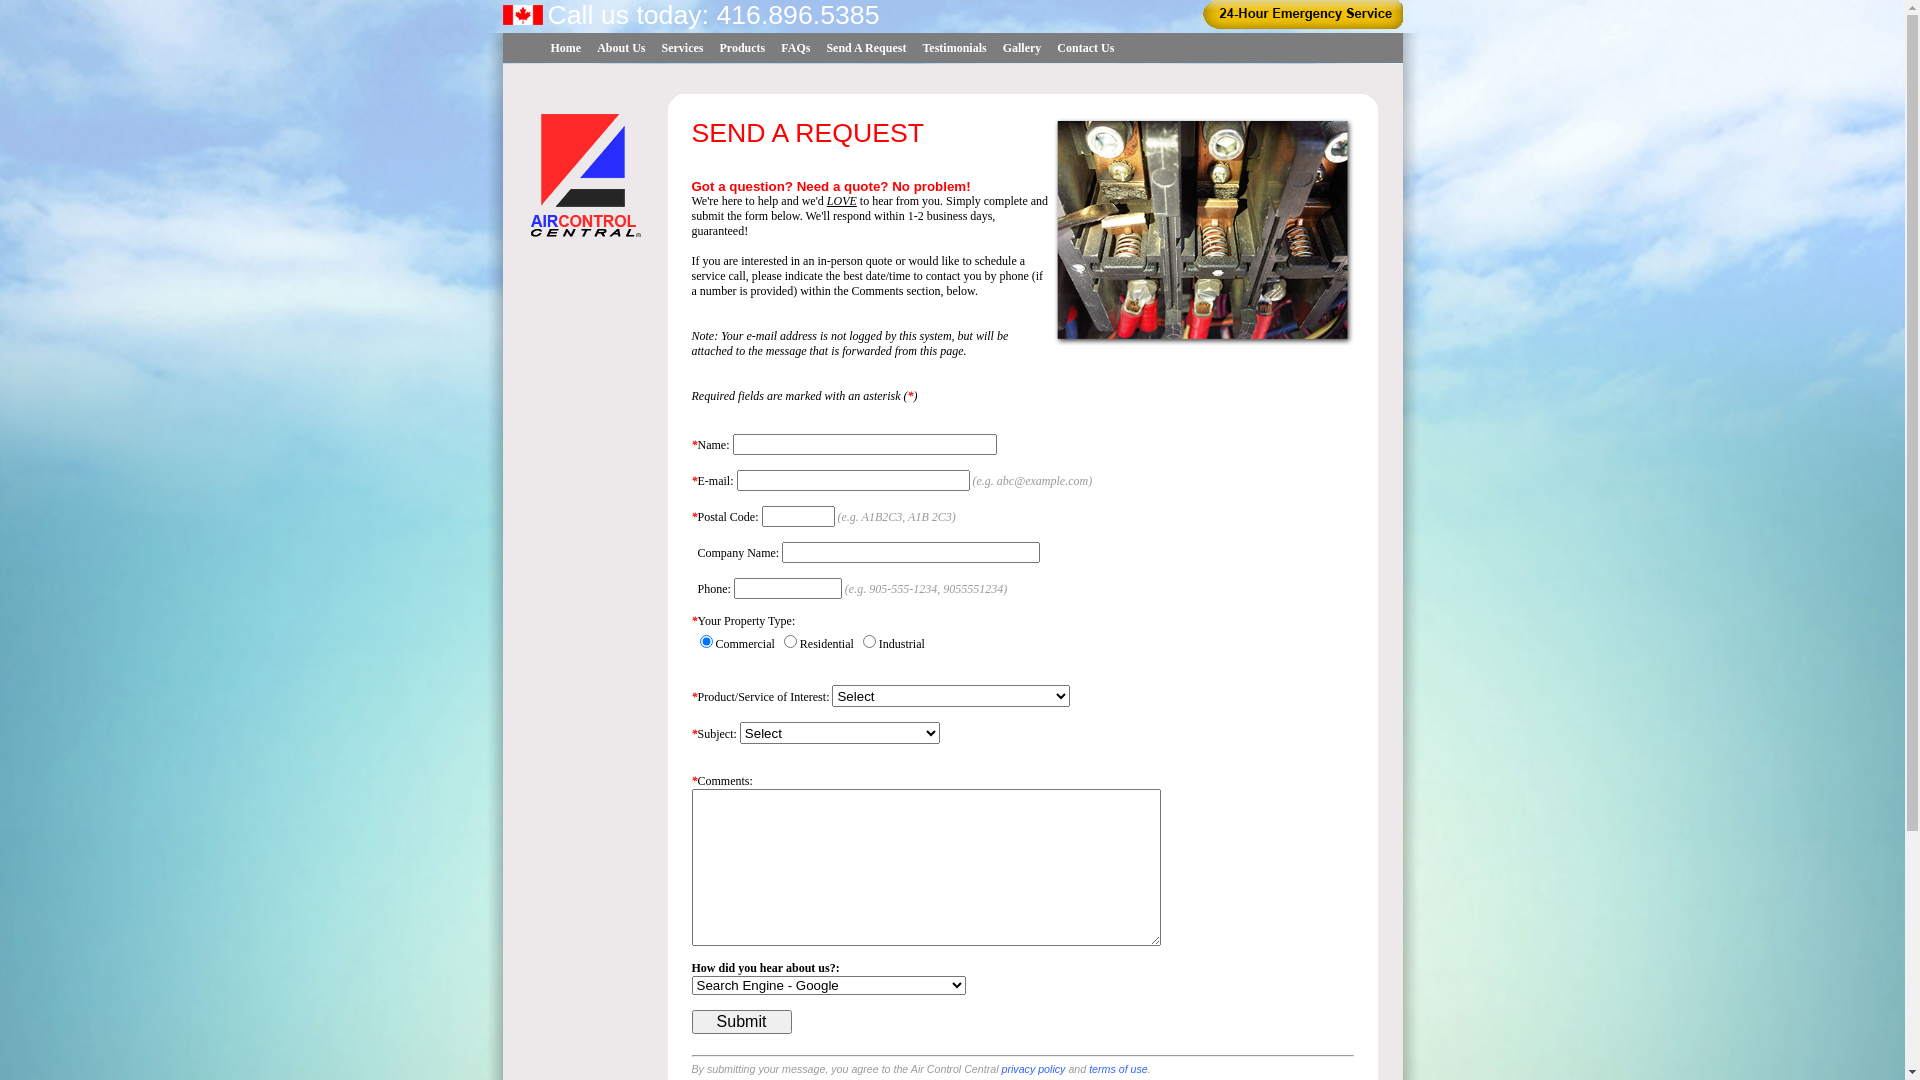 The image size is (1920, 1080). What do you see at coordinates (794, 47) in the screenshot?
I see `'FAQs'` at bounding box center [794, 47].